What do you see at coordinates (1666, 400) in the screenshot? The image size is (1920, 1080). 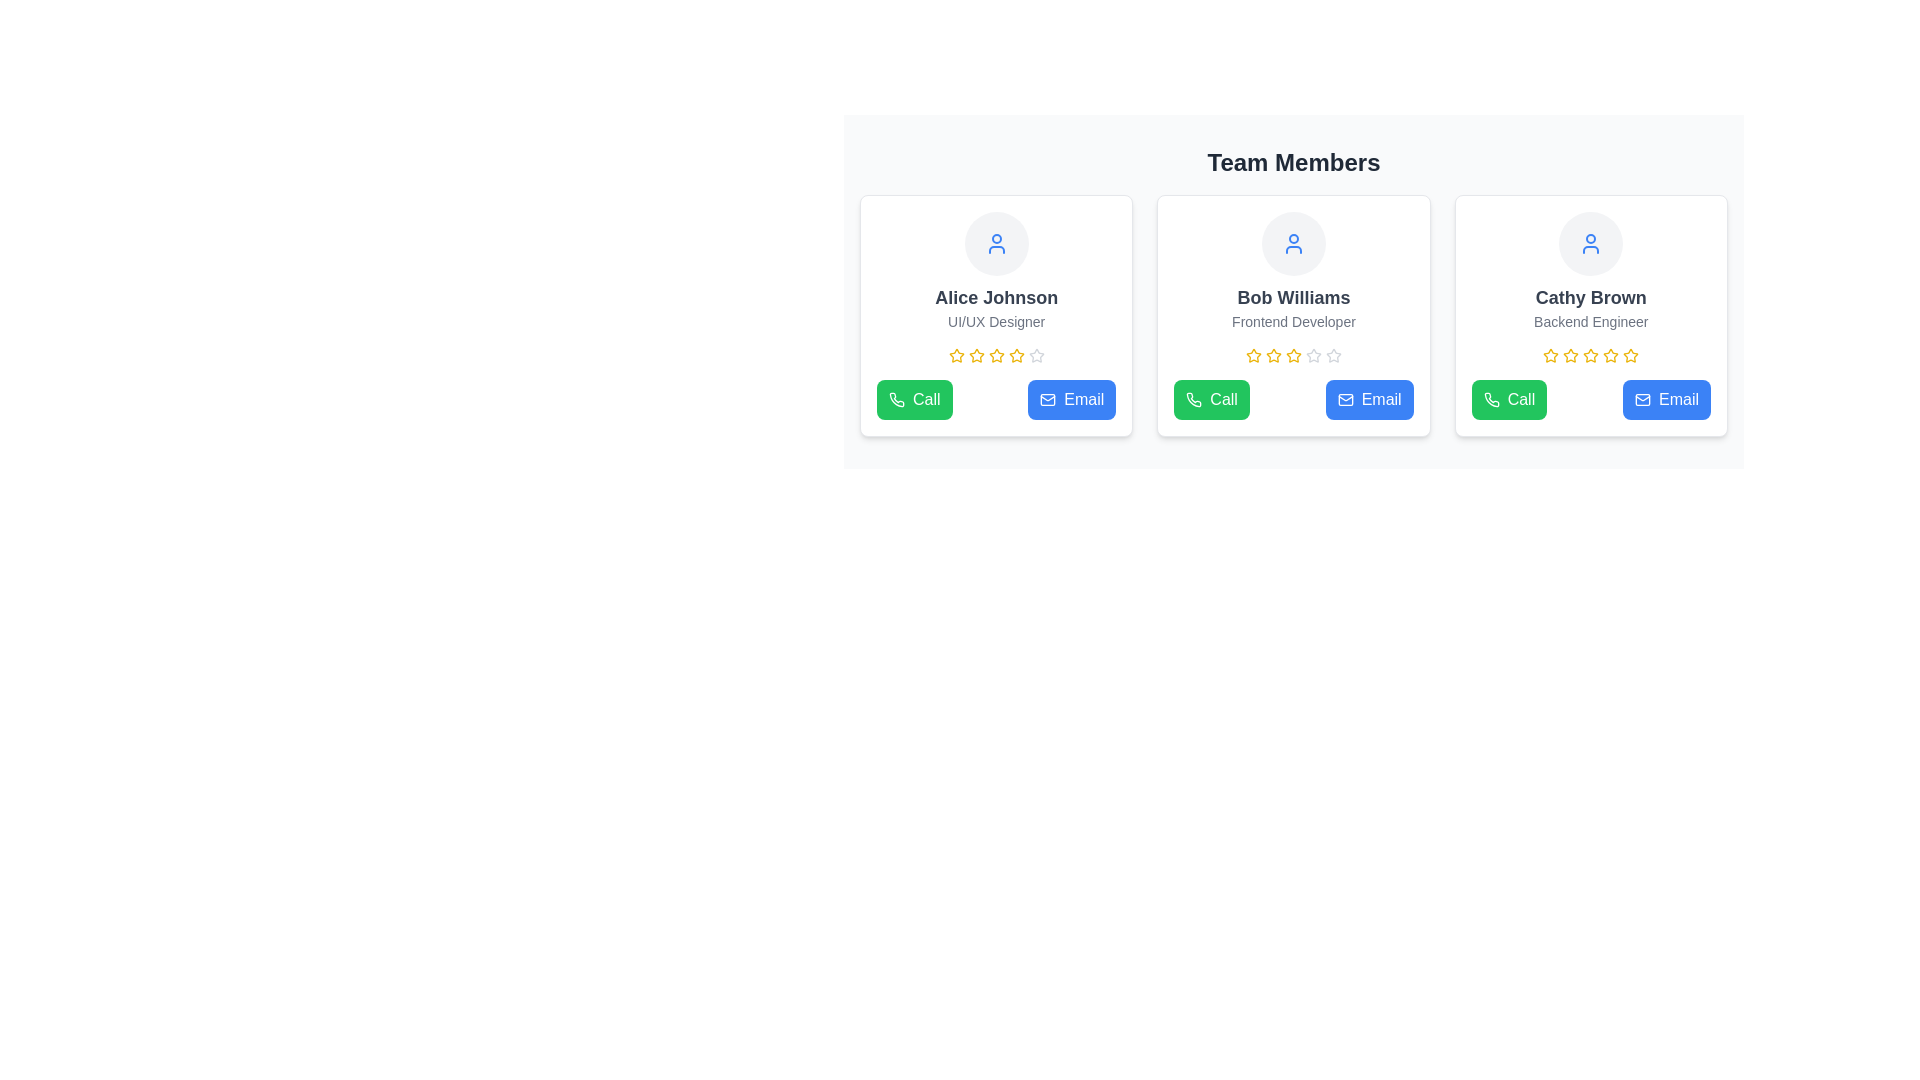 I see `the 'Email' button with a blue background and white text, located at the bottom right corner of the profile card for 'Cathy Brown'` at bounding box center [1666, 400].